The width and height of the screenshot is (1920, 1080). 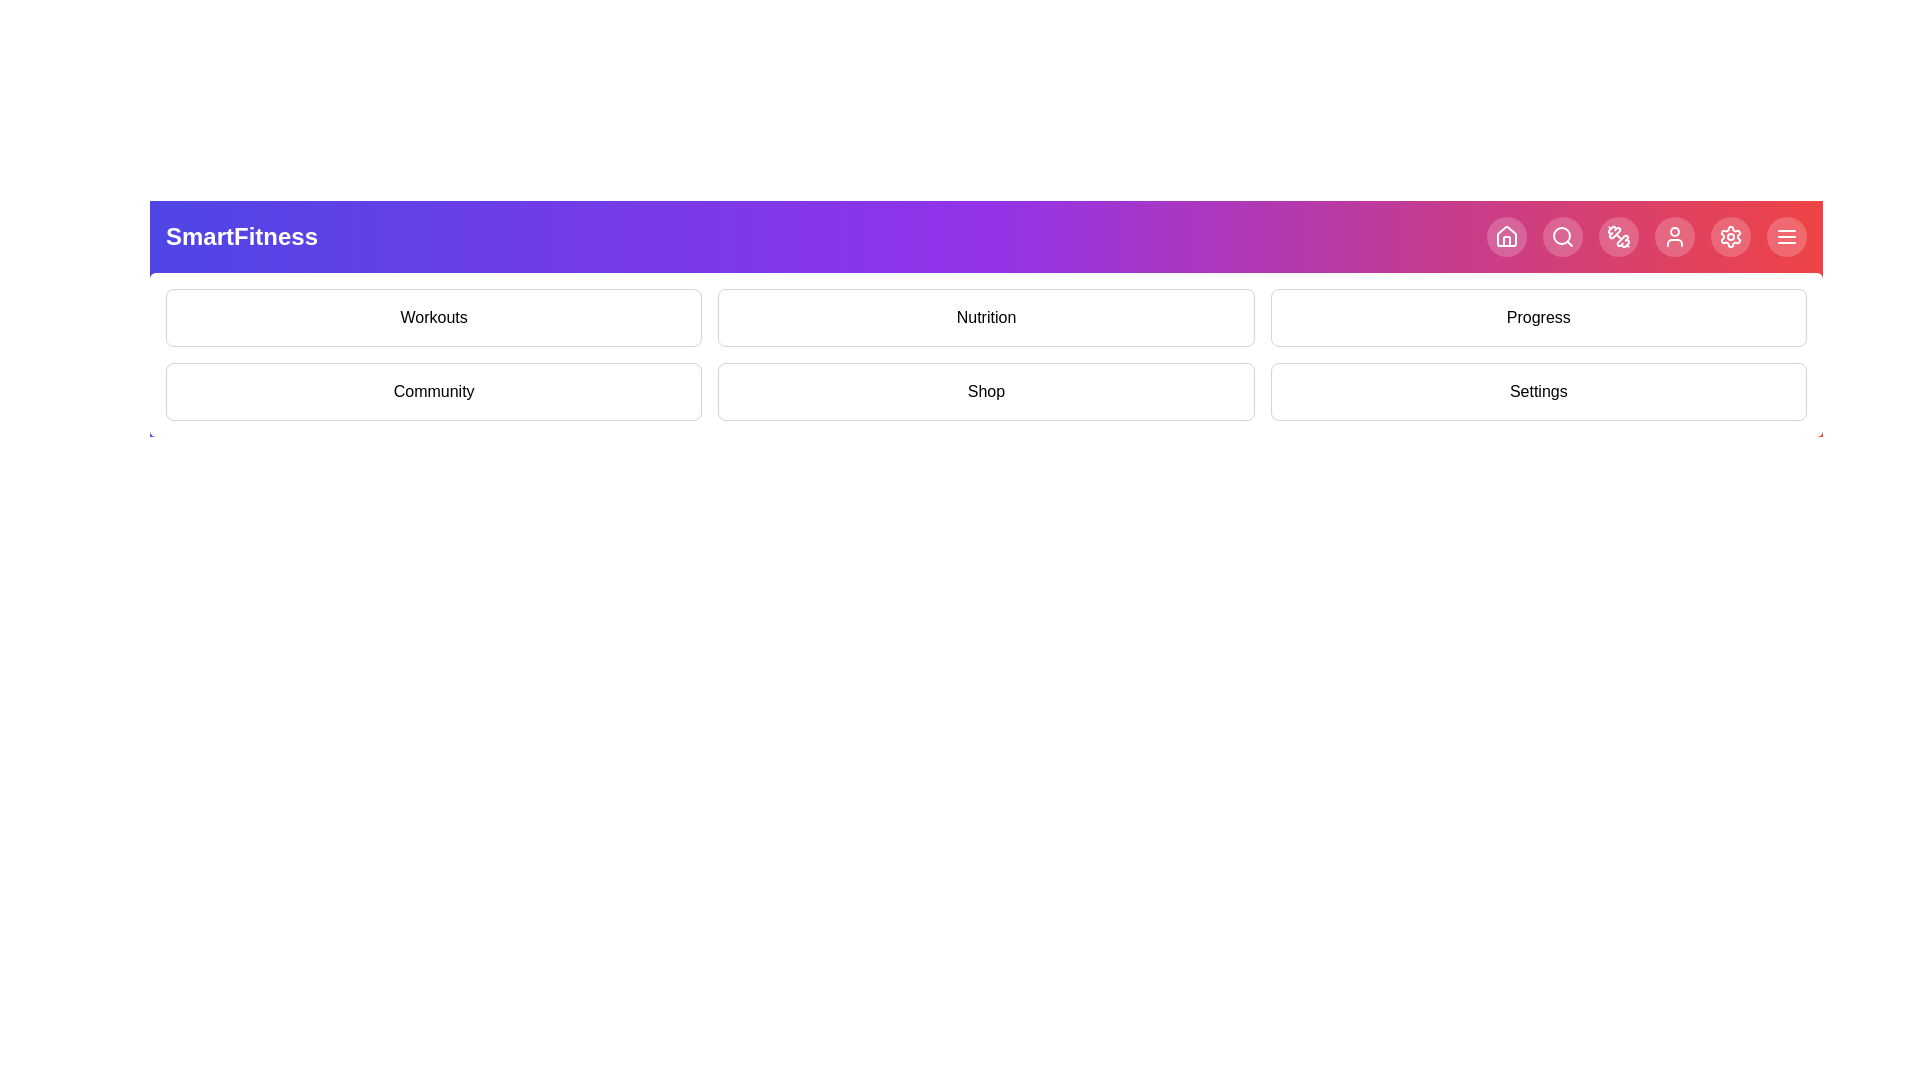 I want to click on the navigation icon corresponding to Settings, so click(x=1730, y=235).